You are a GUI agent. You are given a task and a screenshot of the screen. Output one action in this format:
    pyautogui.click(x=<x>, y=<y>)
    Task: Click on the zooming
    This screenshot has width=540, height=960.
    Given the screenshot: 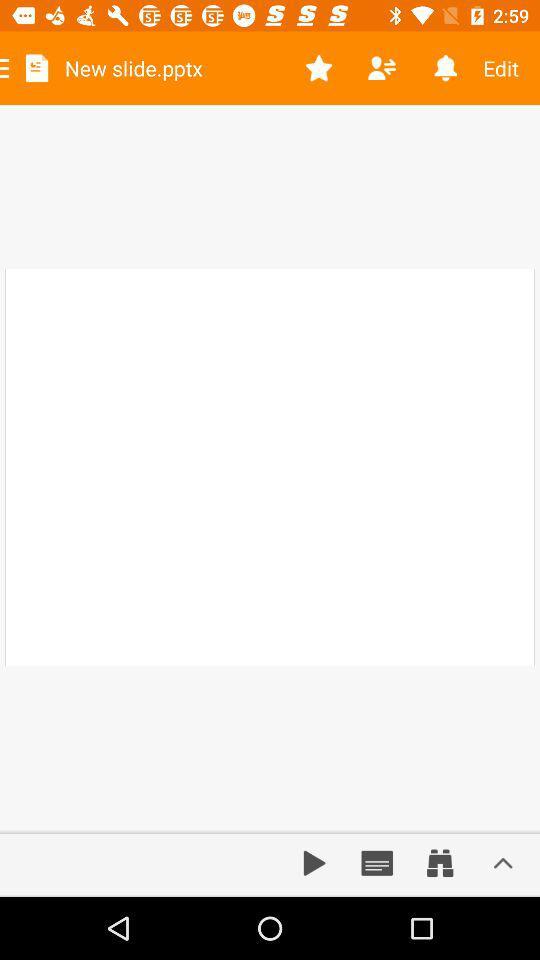 What is the action you would take?
    pyautogui.click(x=440, y=862)
    